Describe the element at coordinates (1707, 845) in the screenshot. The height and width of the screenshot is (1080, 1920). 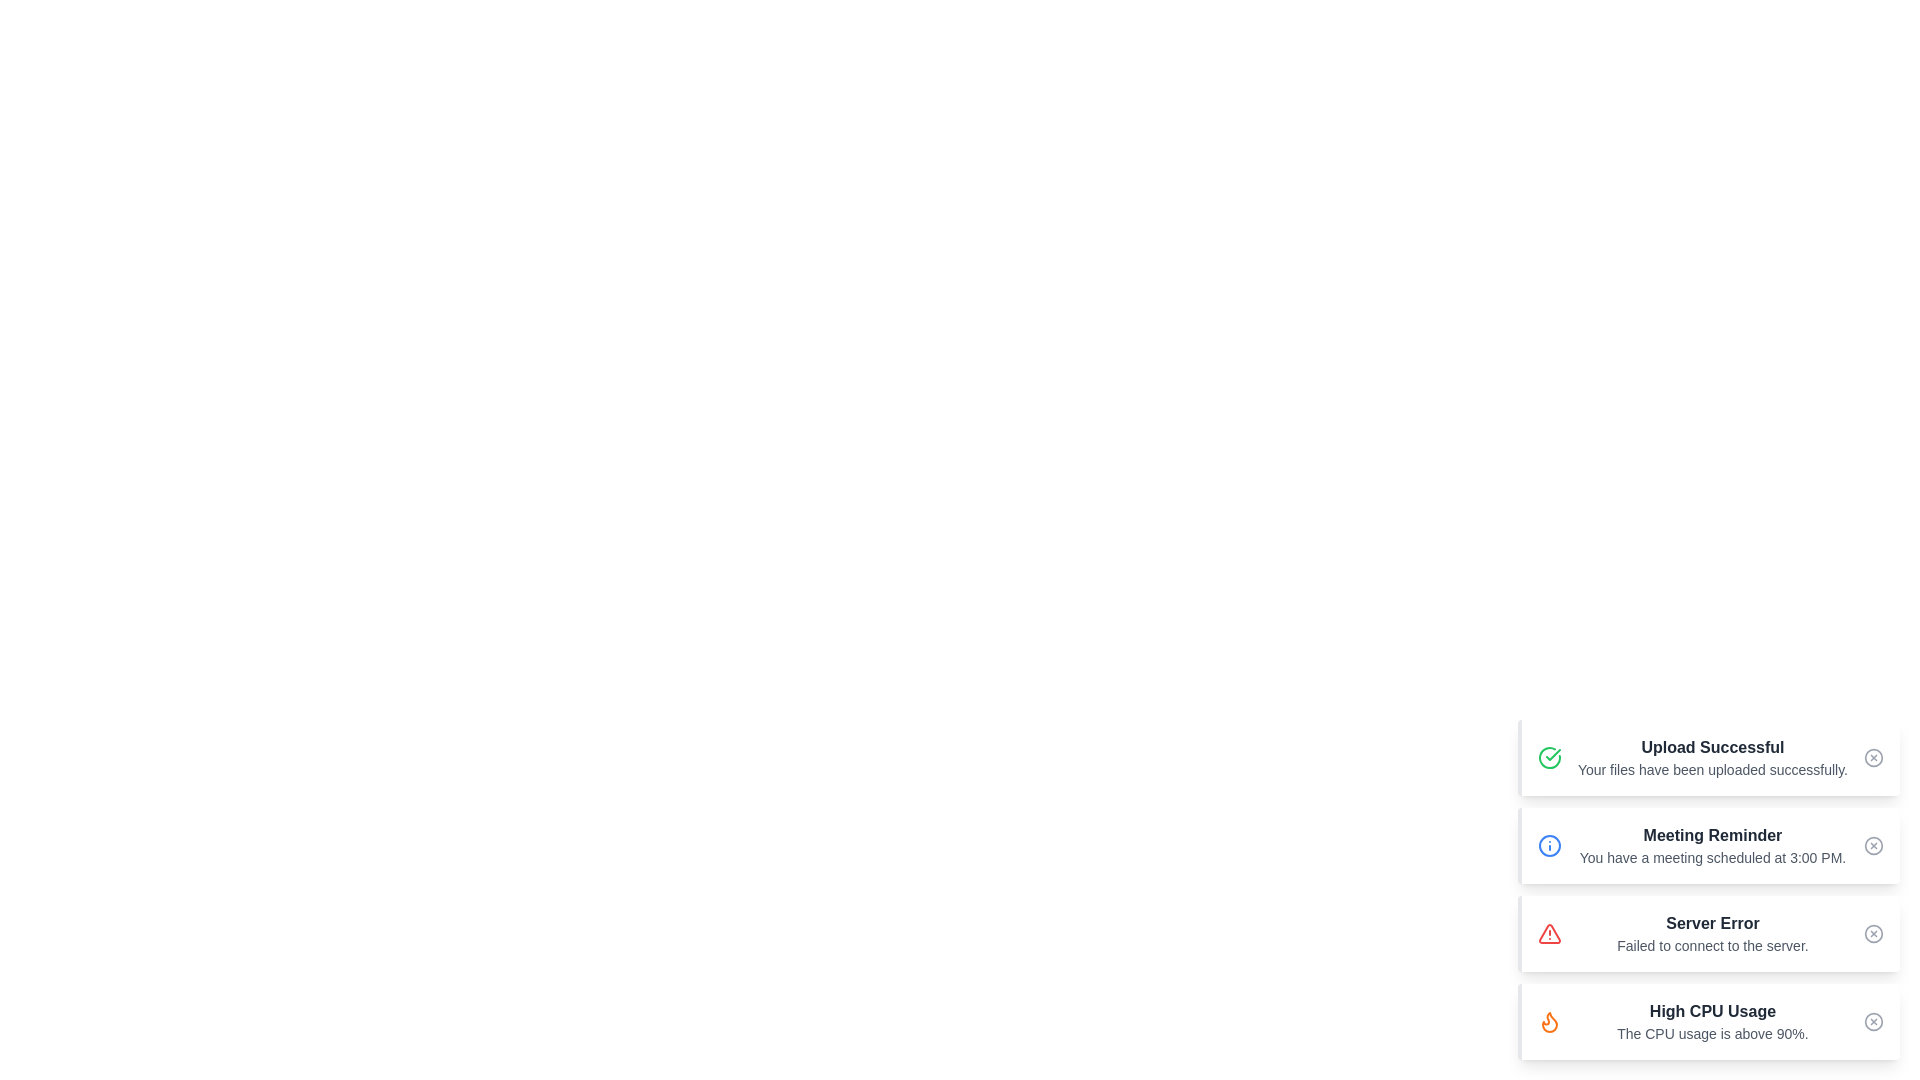
I see `the alert with title Meeting Reminder to activate the hover effect` at that location.